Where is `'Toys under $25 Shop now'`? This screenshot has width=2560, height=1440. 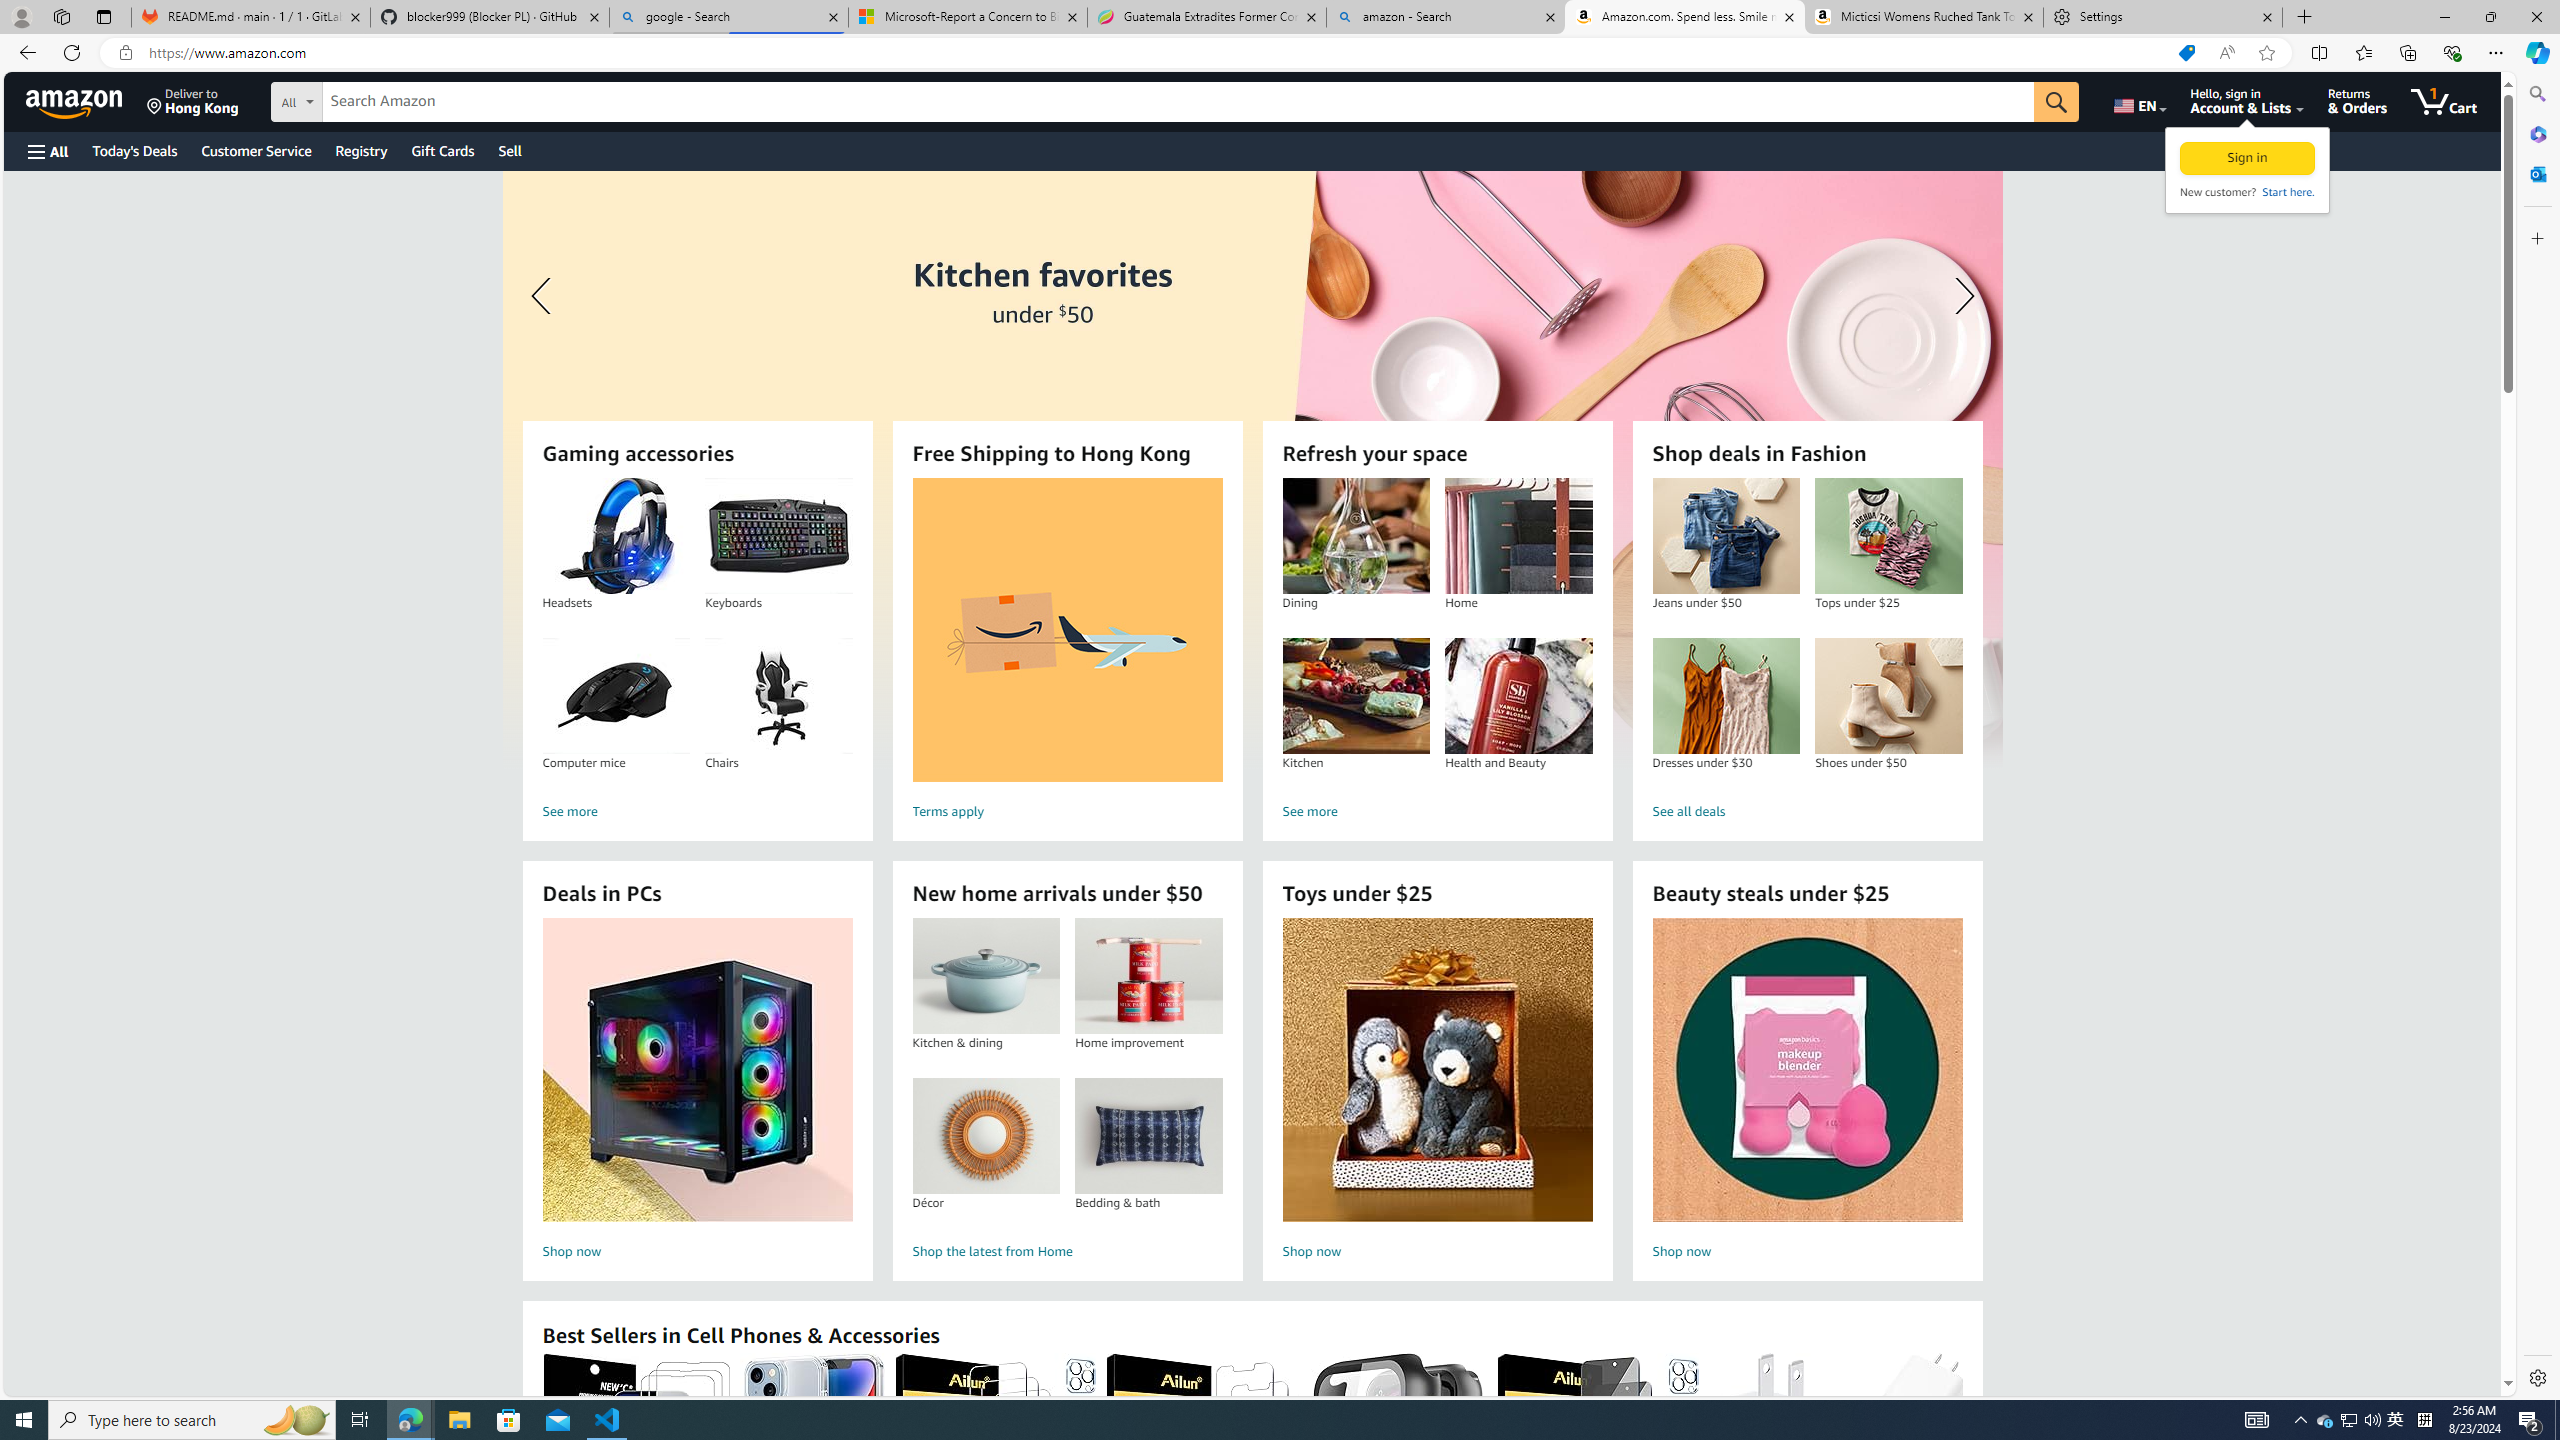
'Toys under $25 Shop now' is located at coordinates (1436, 1091).